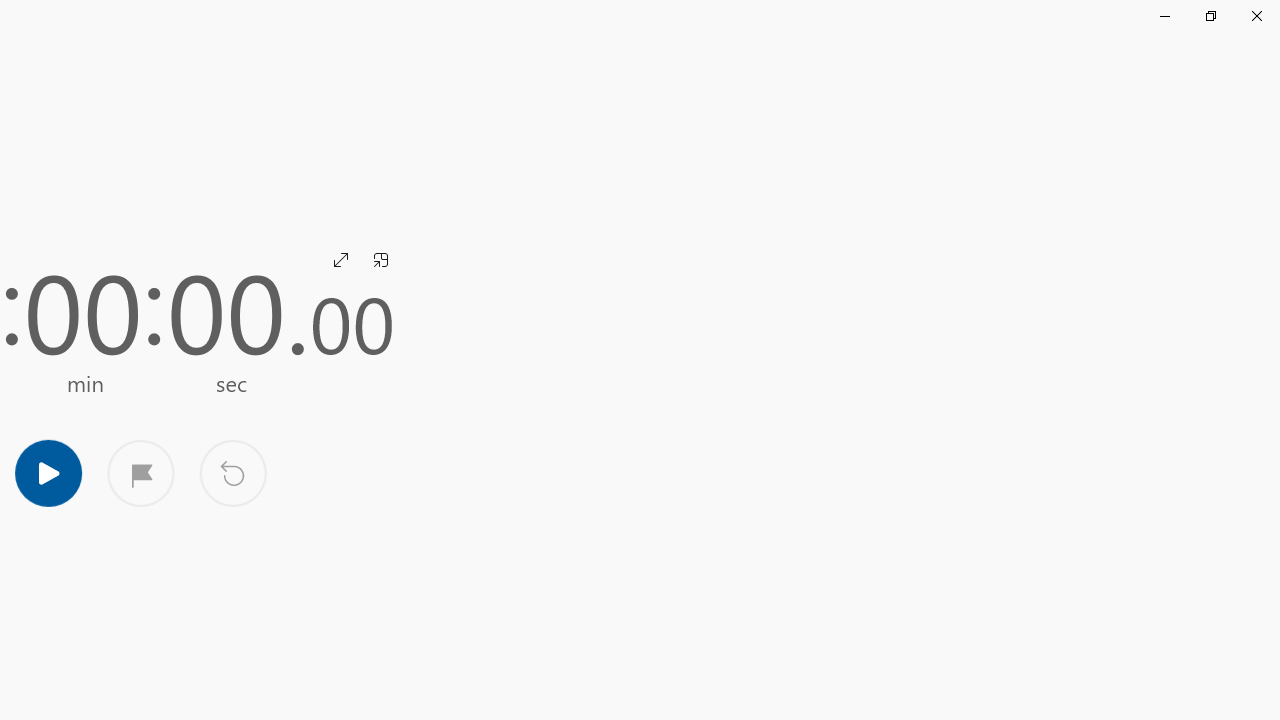  Describe the element at coordinates (1255, 15) in the screenshot. I see `'Close Clock'` at that location.